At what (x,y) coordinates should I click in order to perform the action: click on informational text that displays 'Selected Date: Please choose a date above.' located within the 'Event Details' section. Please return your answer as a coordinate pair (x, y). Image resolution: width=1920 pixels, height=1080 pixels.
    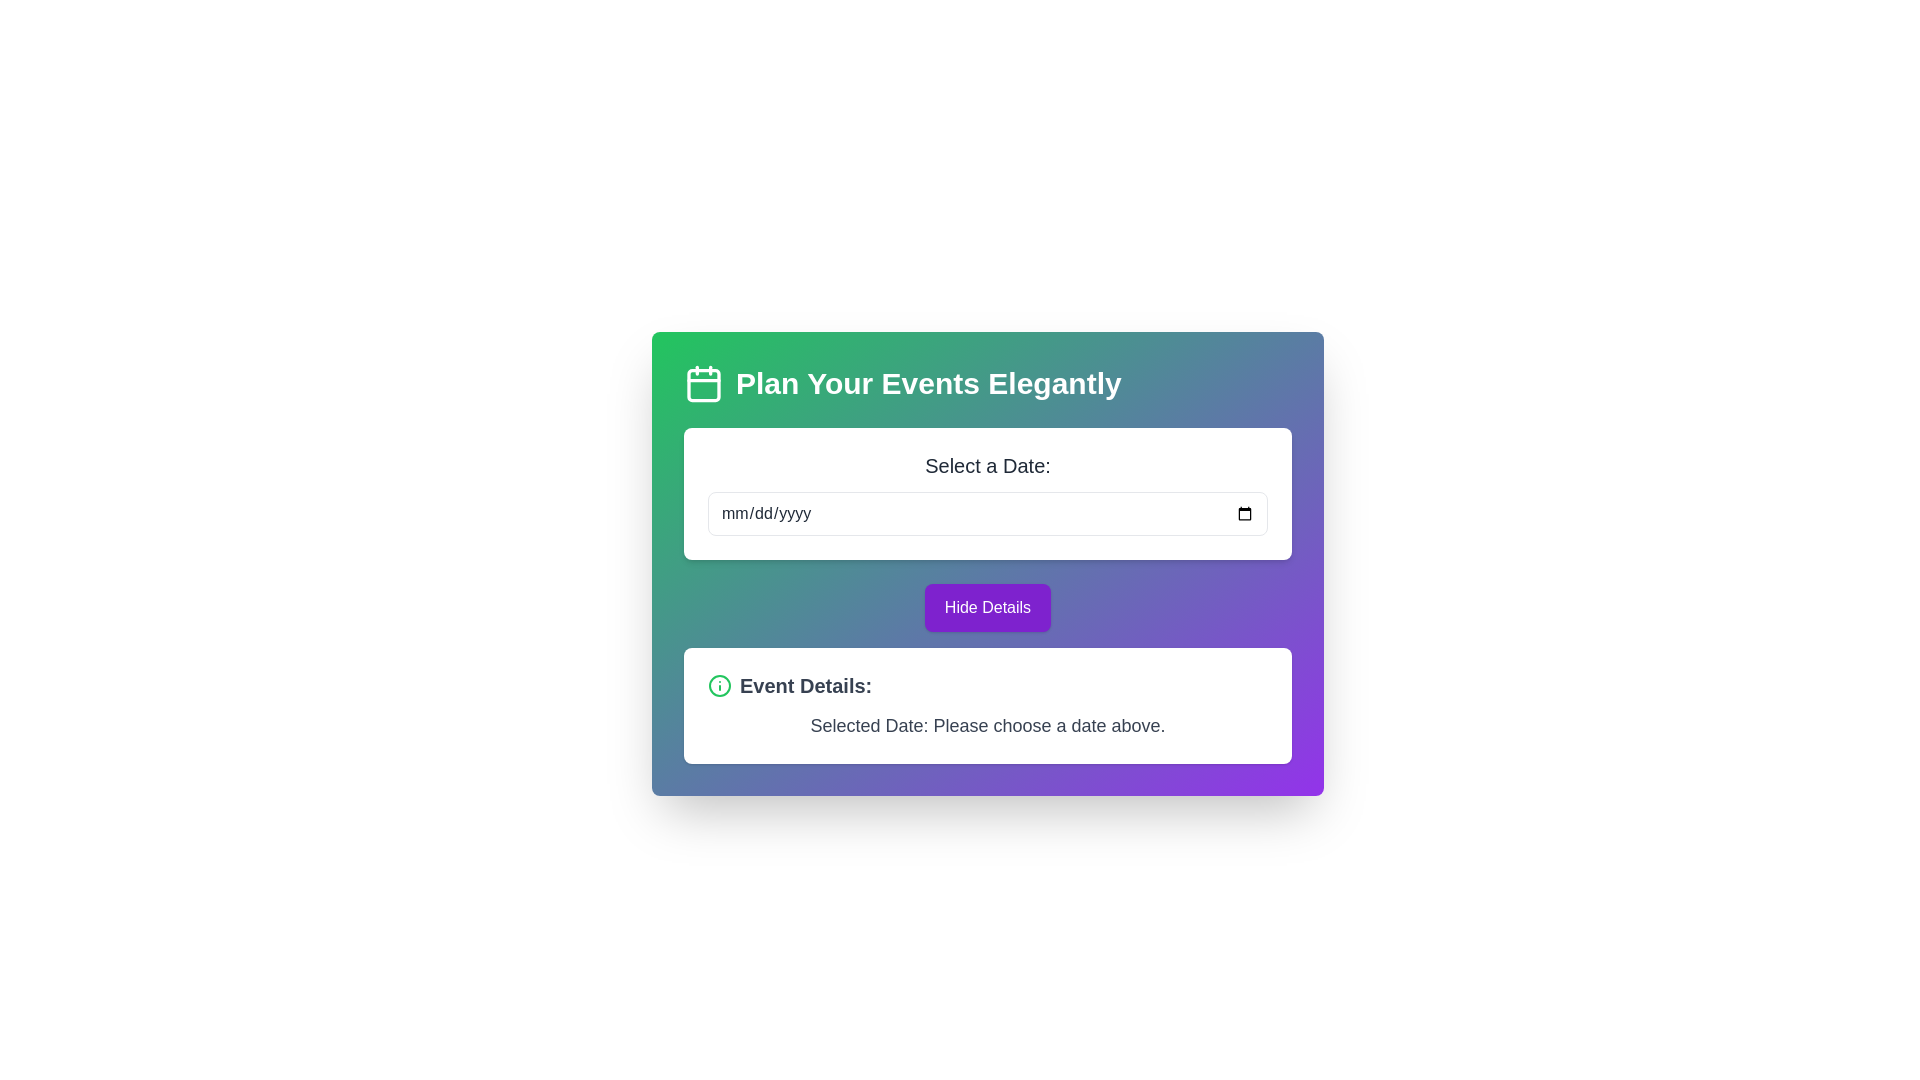
    Looking at the image, I should click on (988, 725).